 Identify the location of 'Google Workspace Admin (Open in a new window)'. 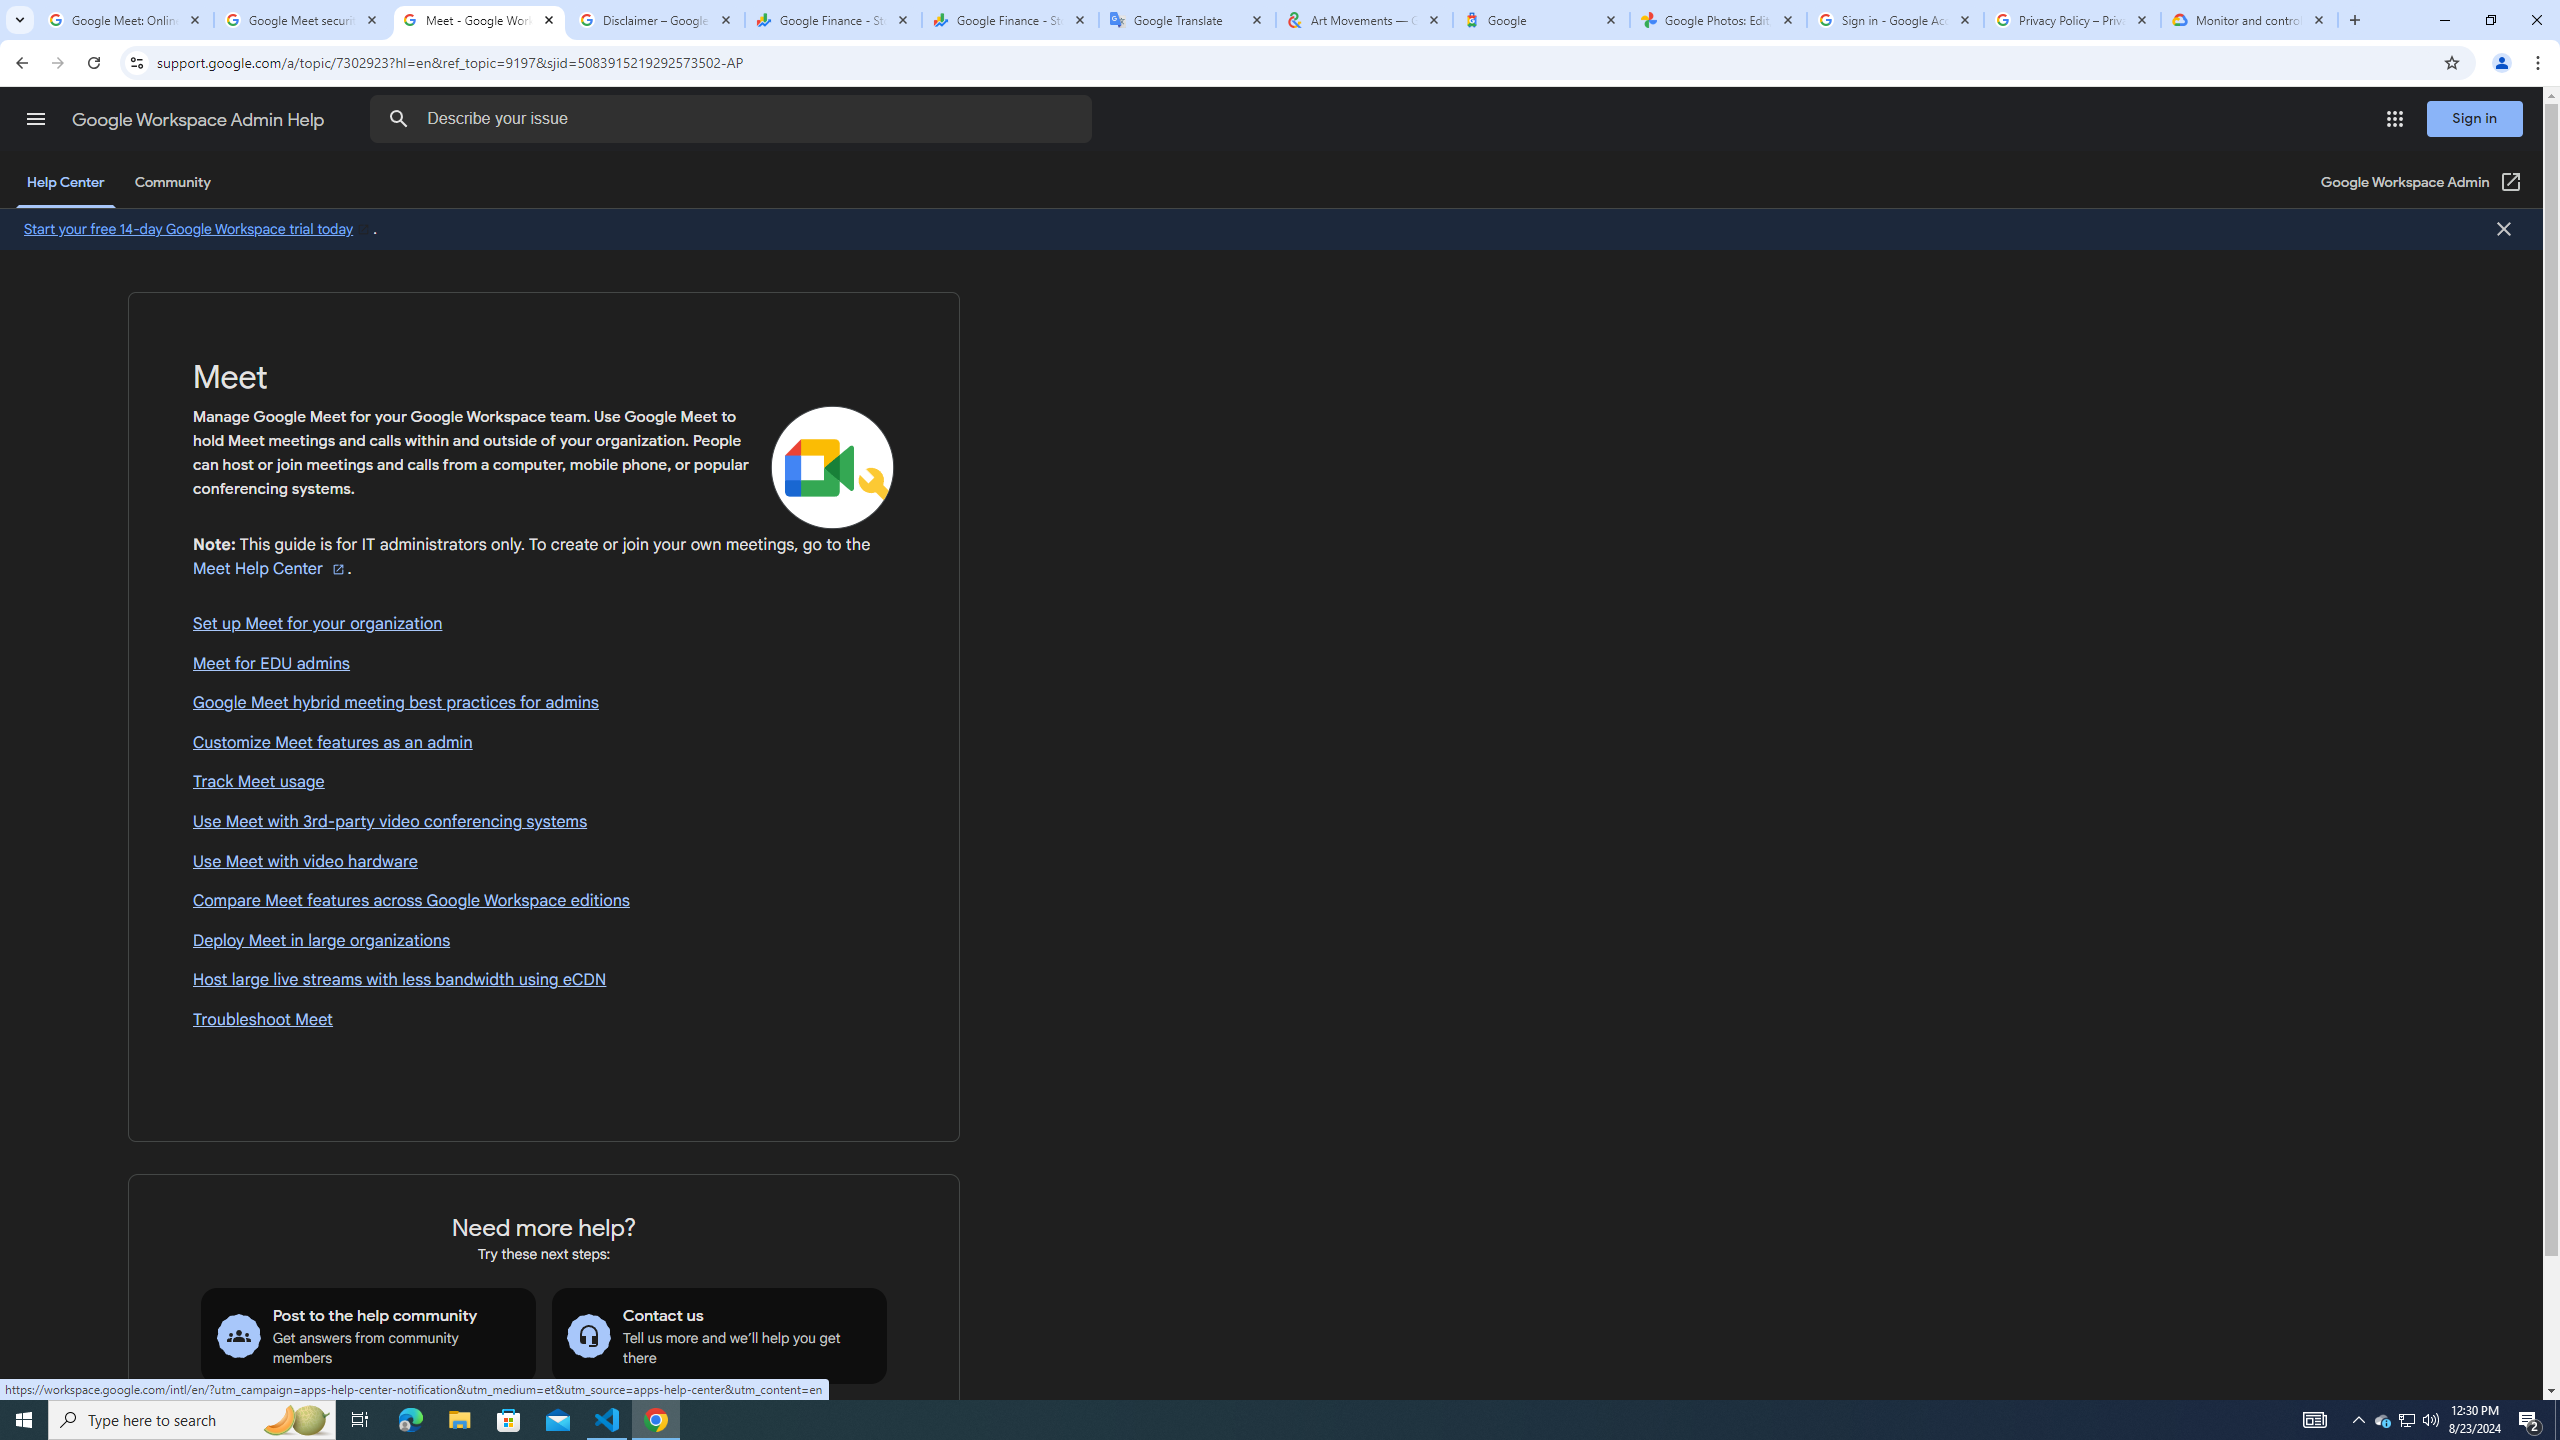
(2421, 181).